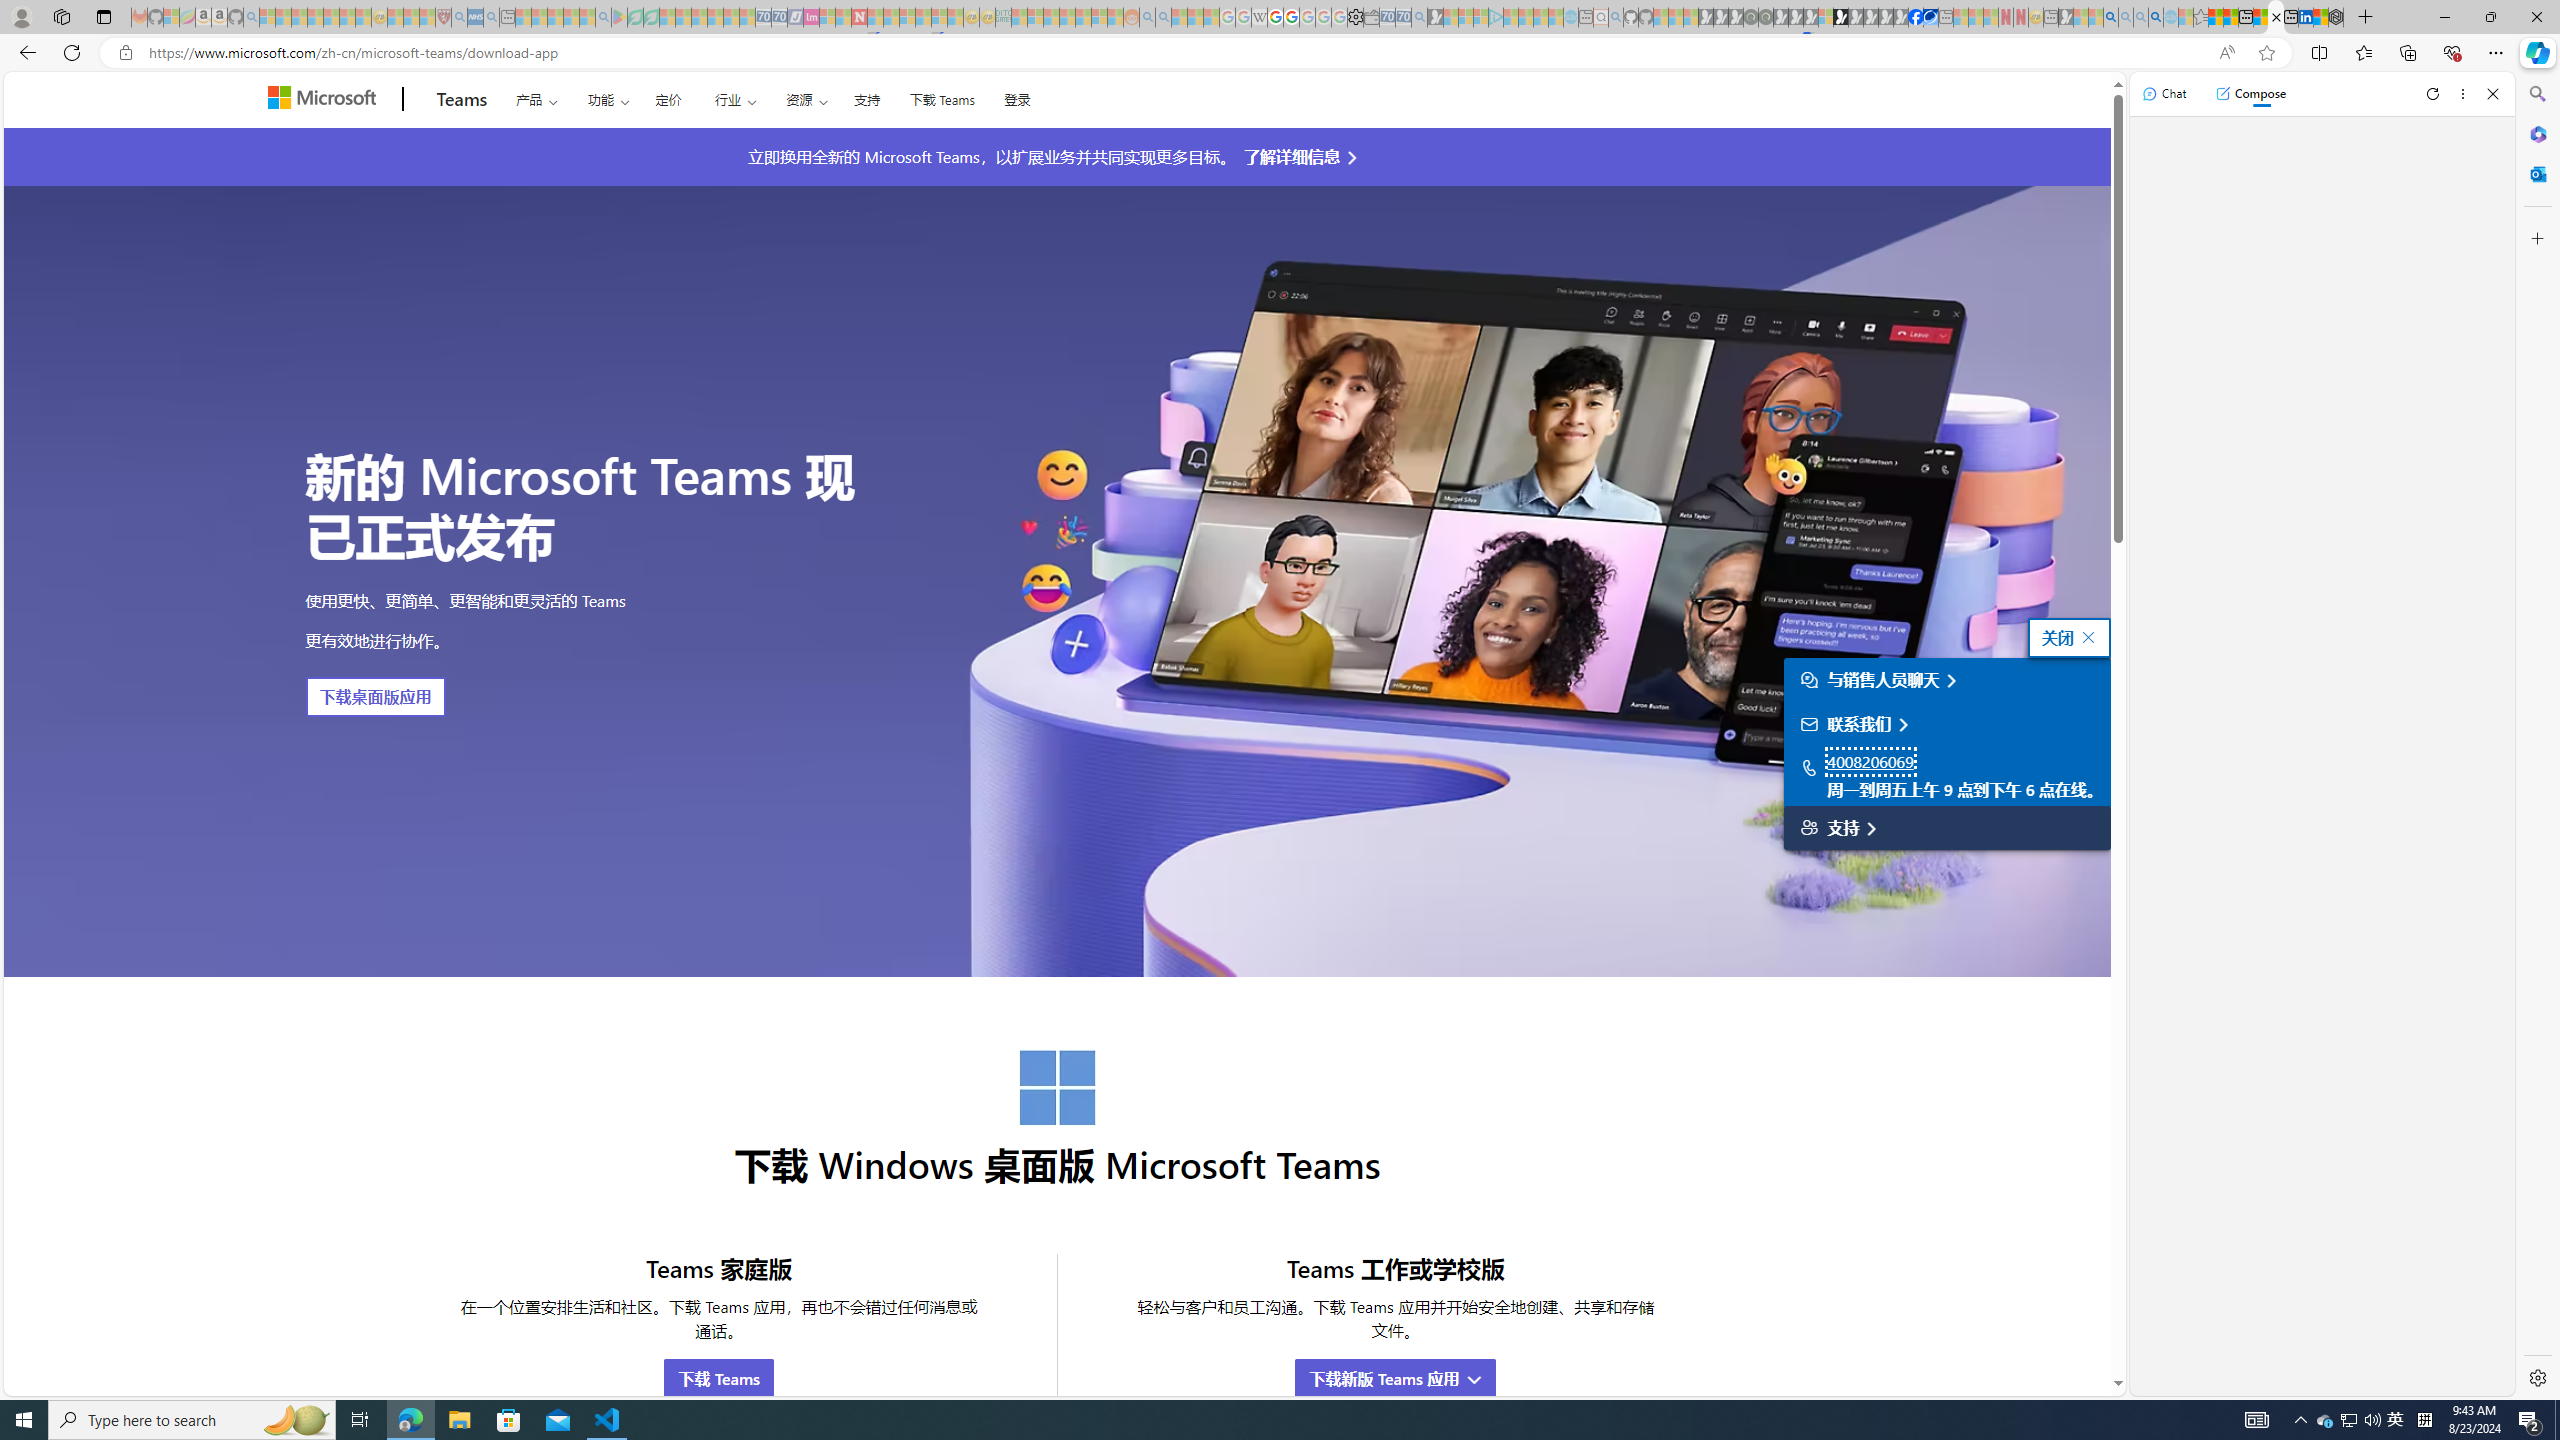 This screenshot has height=1440, width=2560. What do you see at coordinates (619, 16) in the screenshot?
I see `'Bluey: Let'` at bounding box center [619, 16].